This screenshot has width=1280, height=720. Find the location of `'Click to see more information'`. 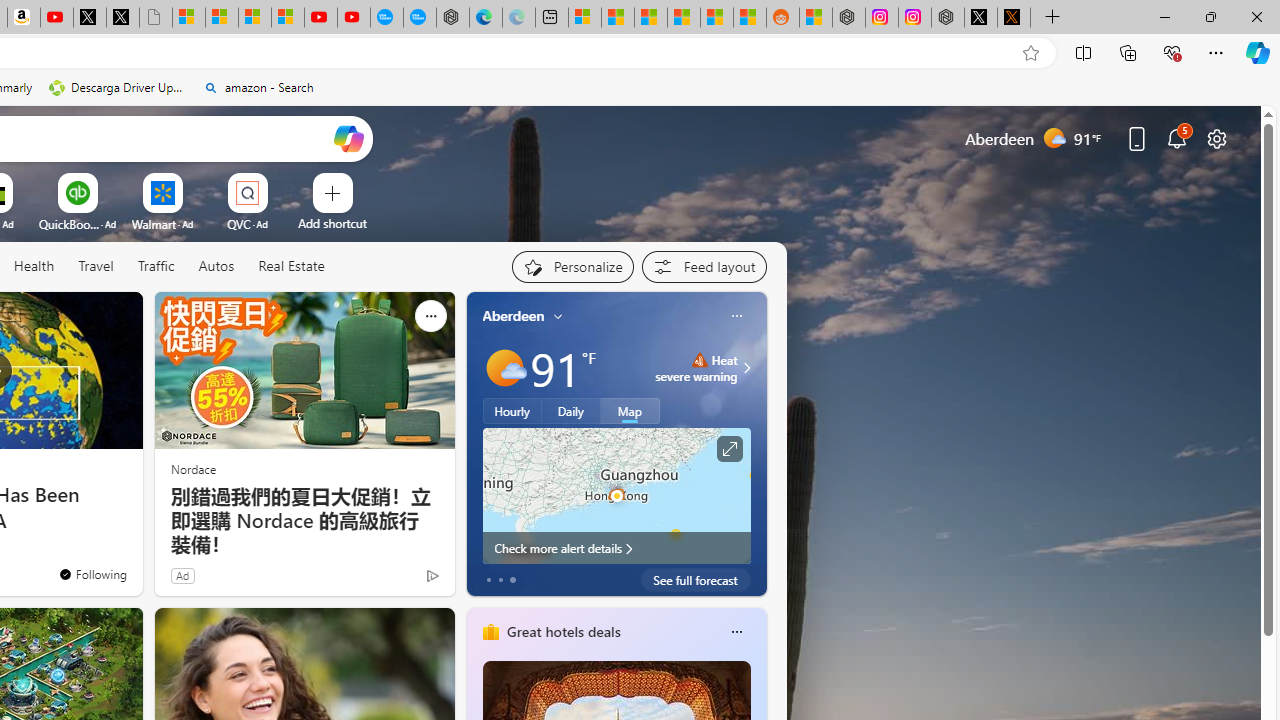

'Click to see more information' is located at coordinates (727, 448).